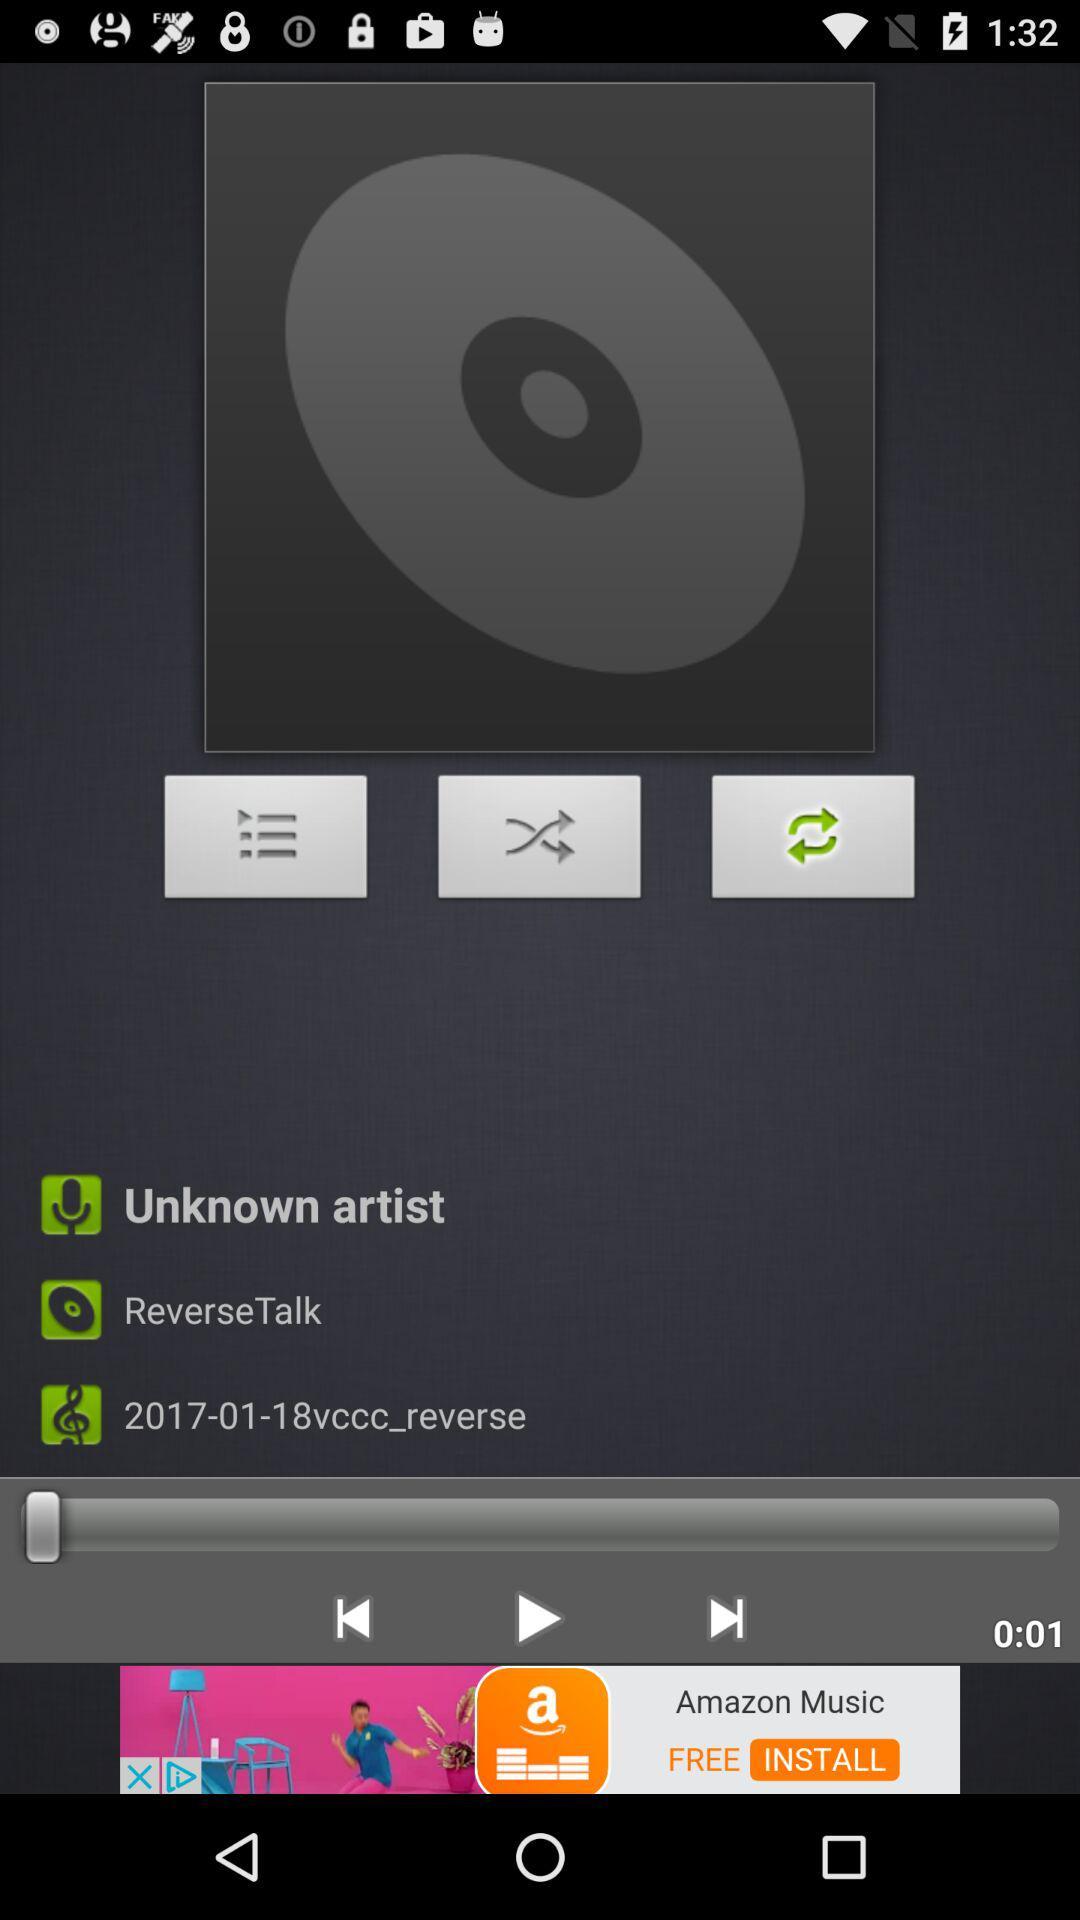 Image resolution: width=1080 pixels, height=1920 pixels. What do you see at coordinates (813, 842) in the screenshot?
I see `refresh` at bounding box center [813, 842].